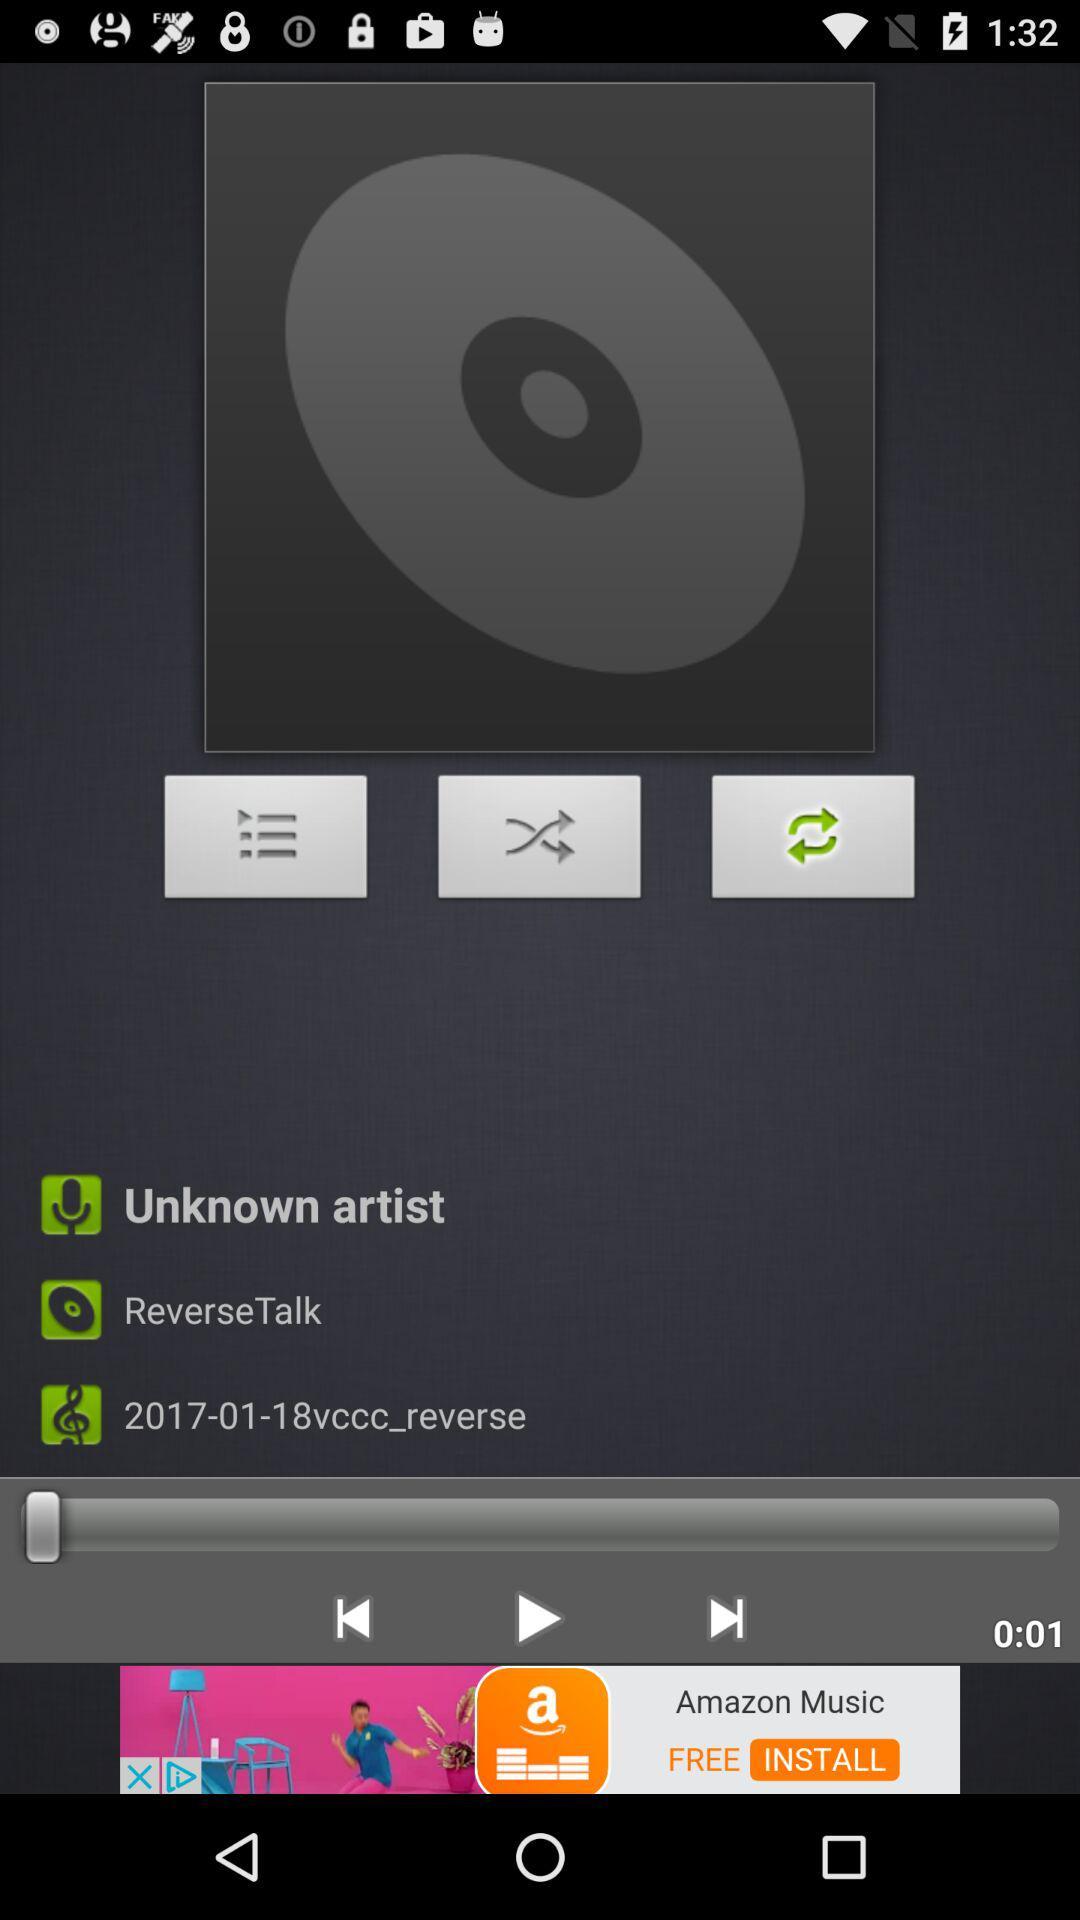 Image resolution: width=1080 pixels, height=1920 pixels. What do you see at coordinates (813, 842) in the screenshot?
I see `refresh` at bounding box center [813, 842].